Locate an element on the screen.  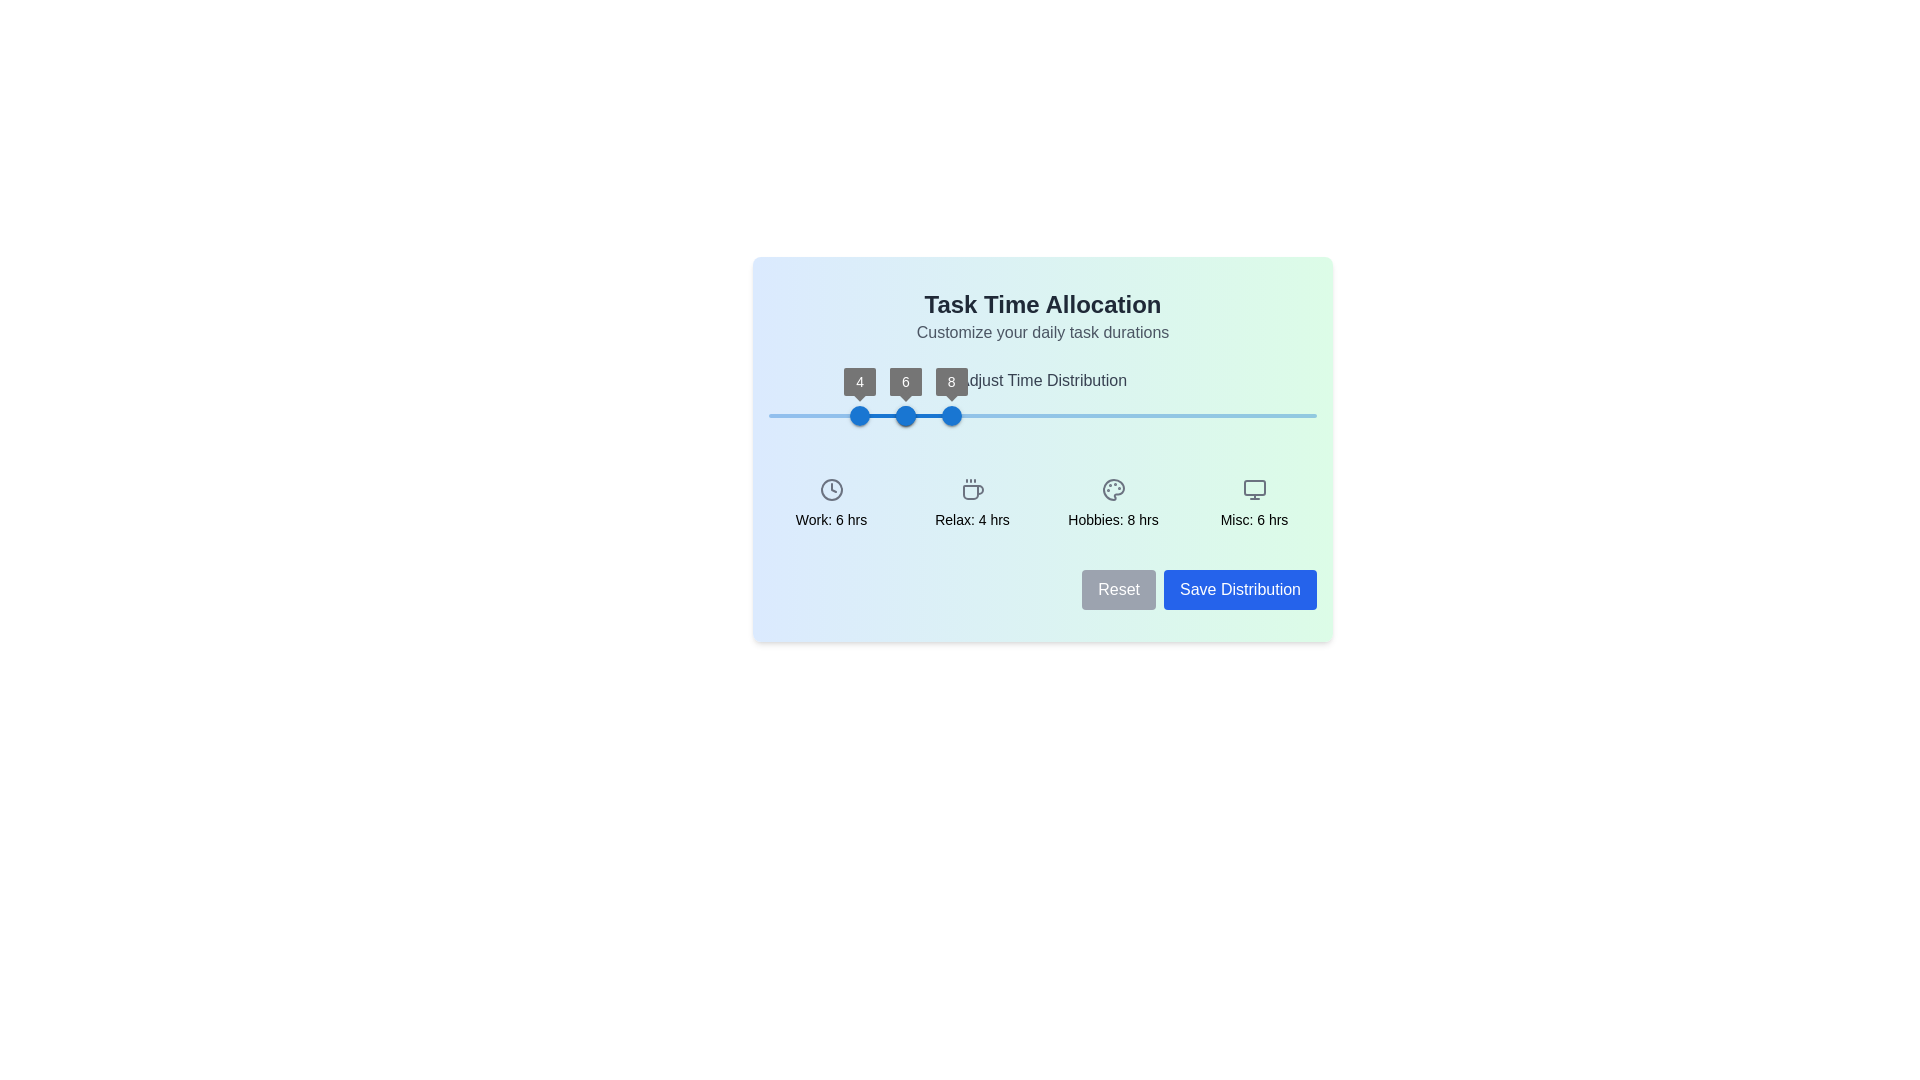
the 'Reset' button, which has a gray background and white text, located at the bottom-right of the interface to reset inputs is located at coordinates (1118, 589).